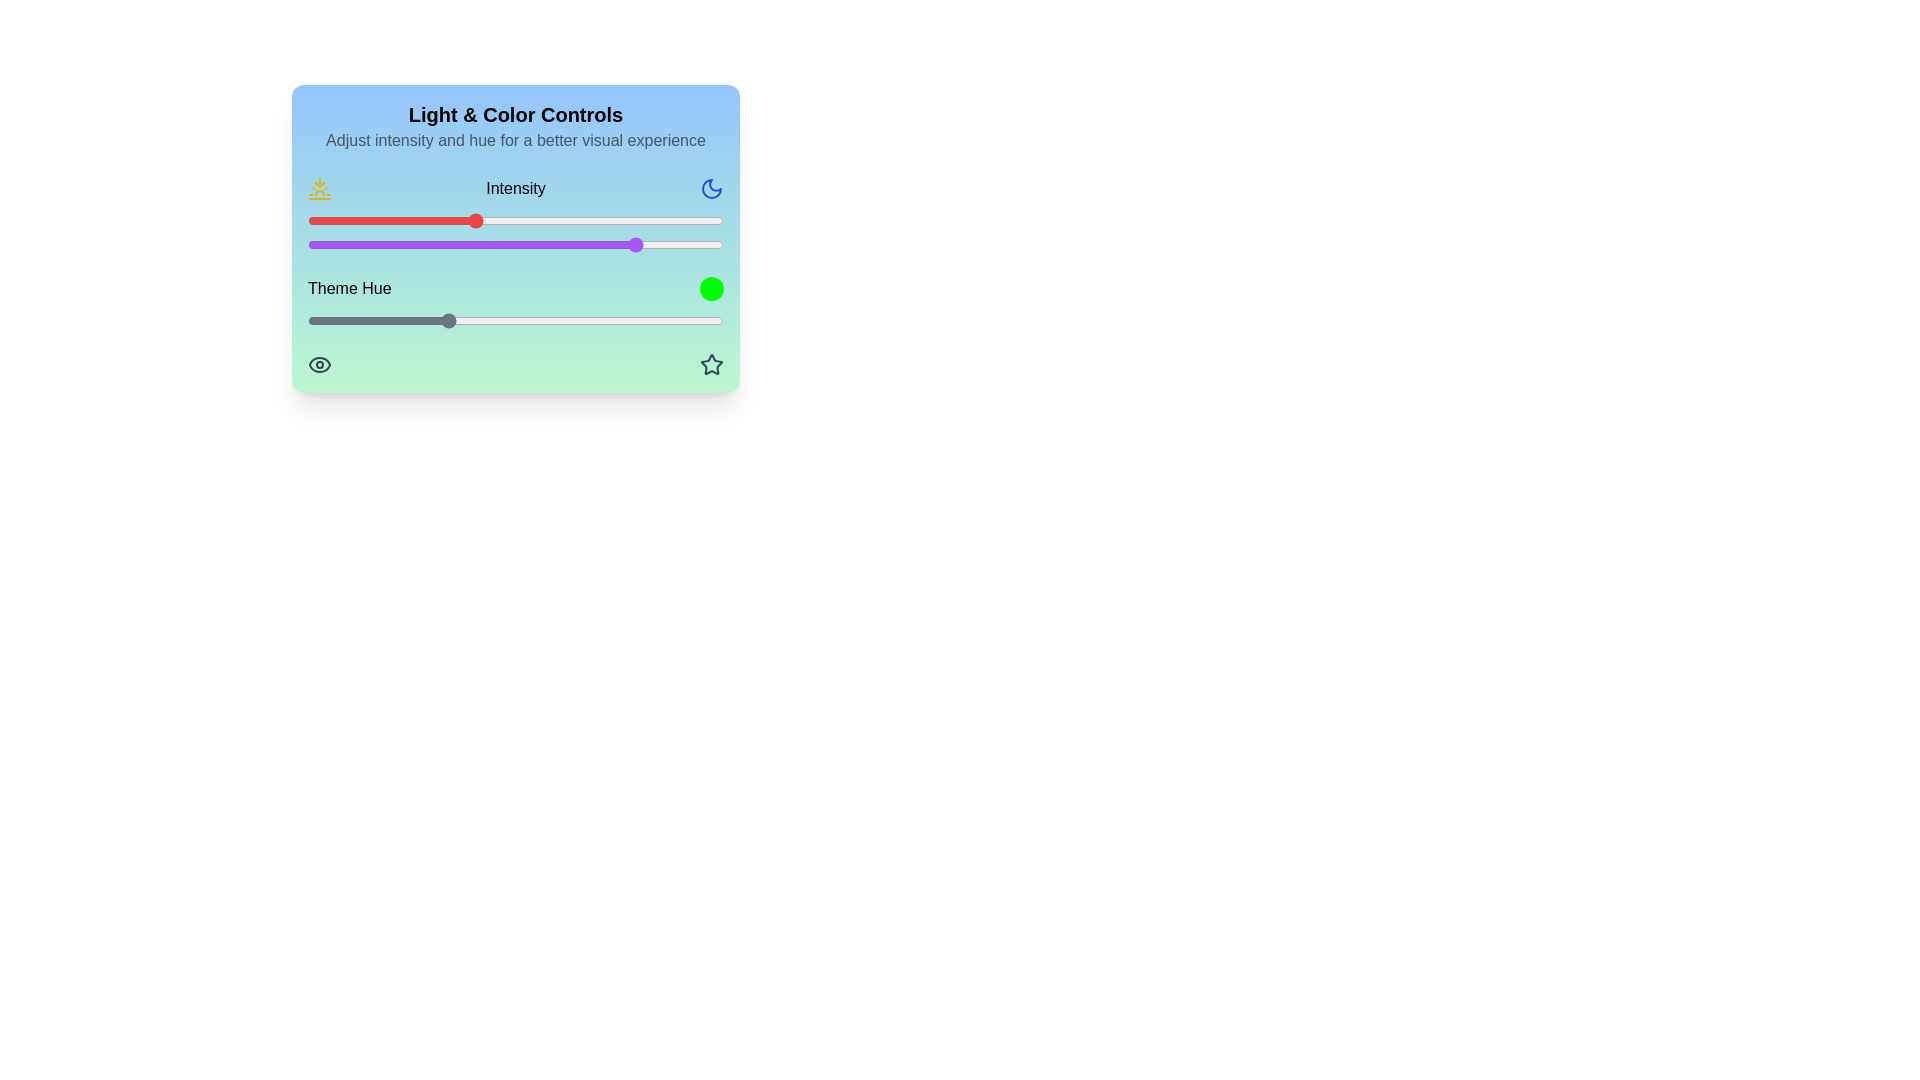 The height and width of the screenshot is (1080, 1920). I want to click on intensity, so click(614, 220).